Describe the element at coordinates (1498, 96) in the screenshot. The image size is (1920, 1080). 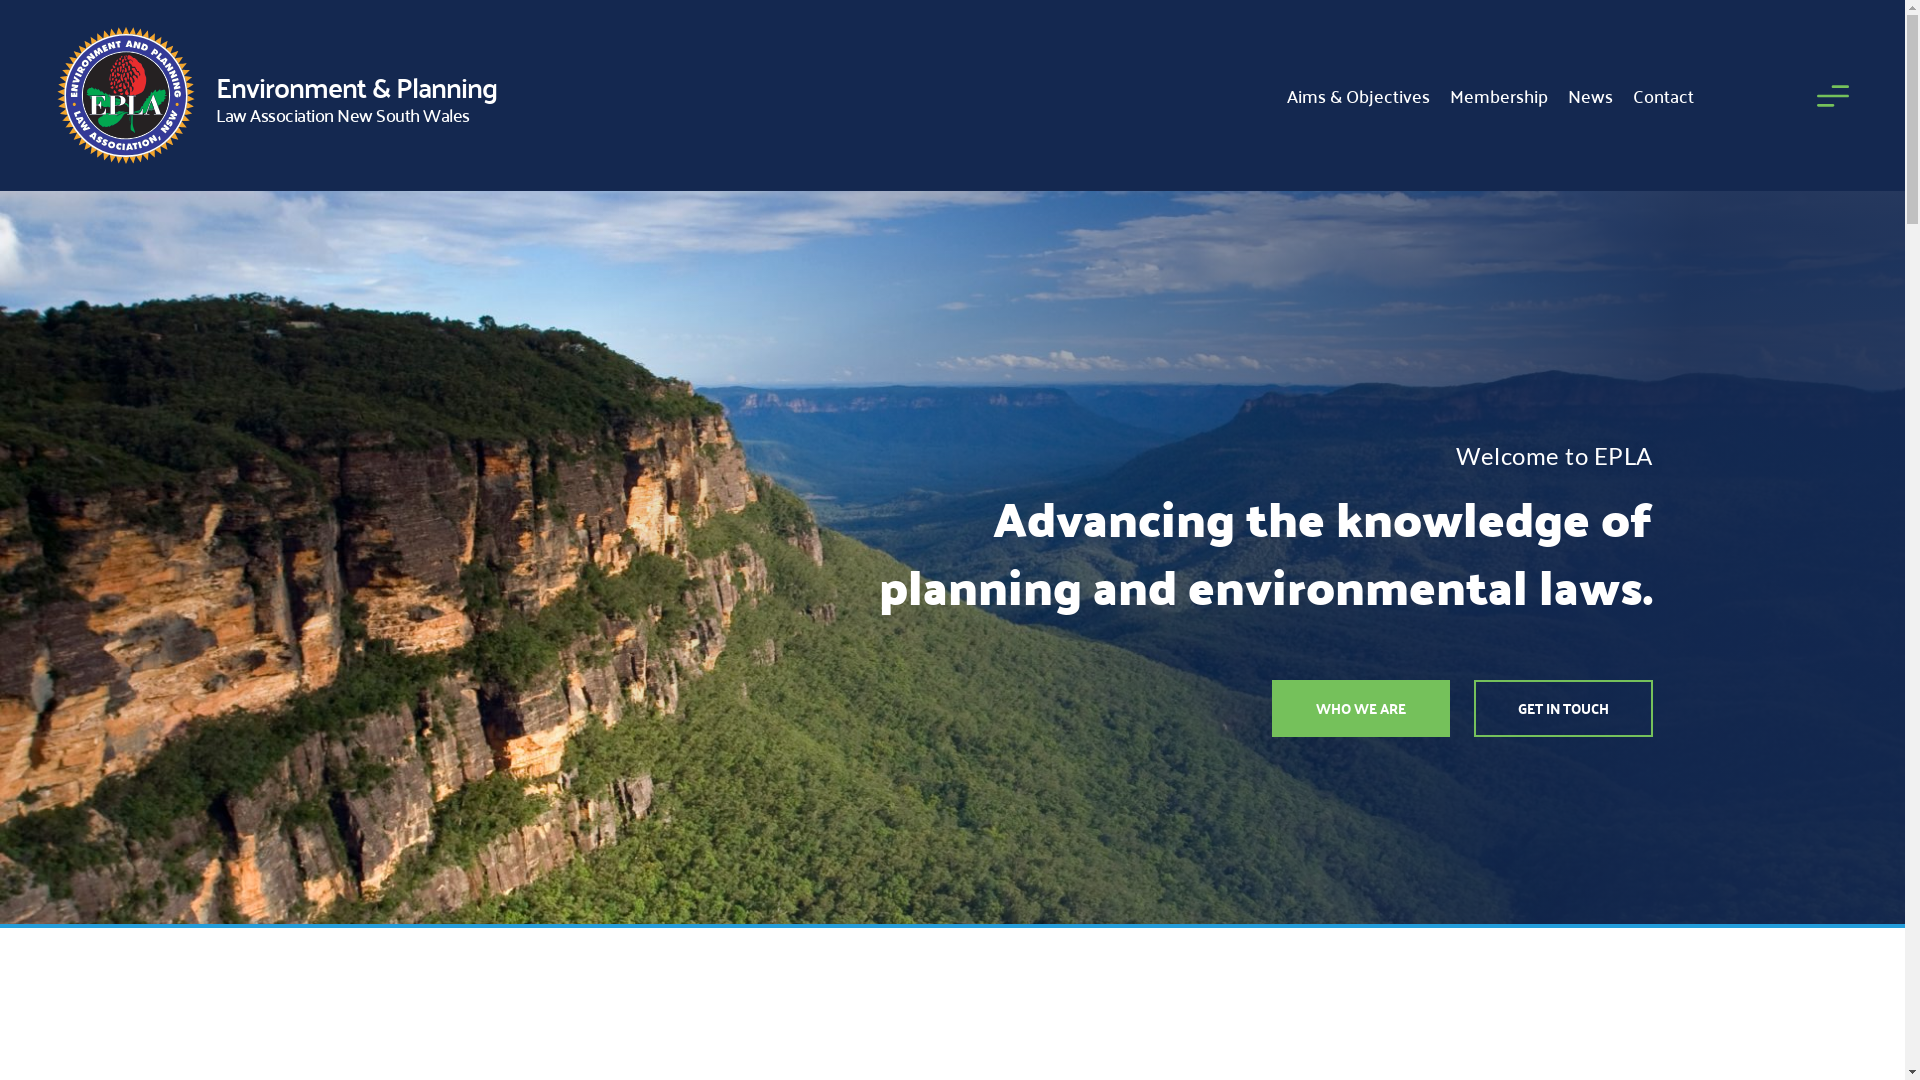
I see `'Membership'` at that location.